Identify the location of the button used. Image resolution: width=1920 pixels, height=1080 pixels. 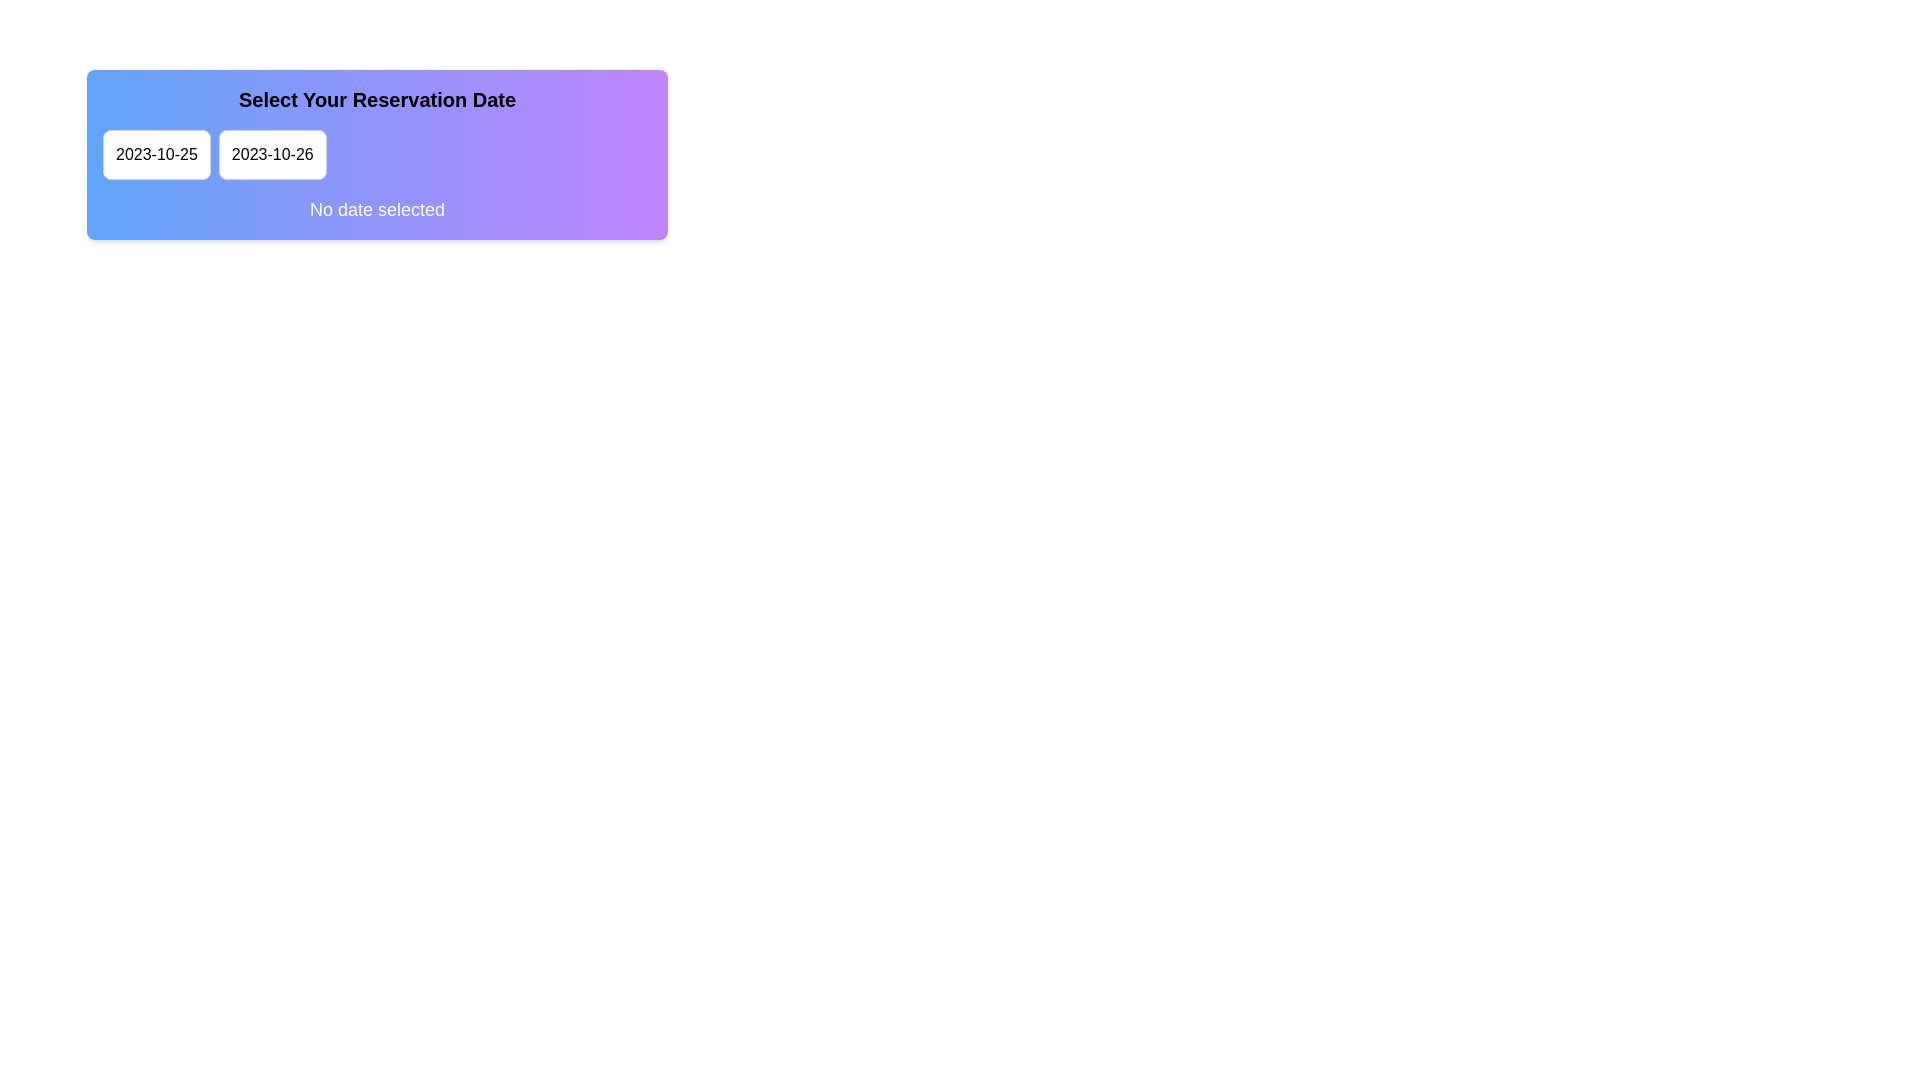
(271, 153).